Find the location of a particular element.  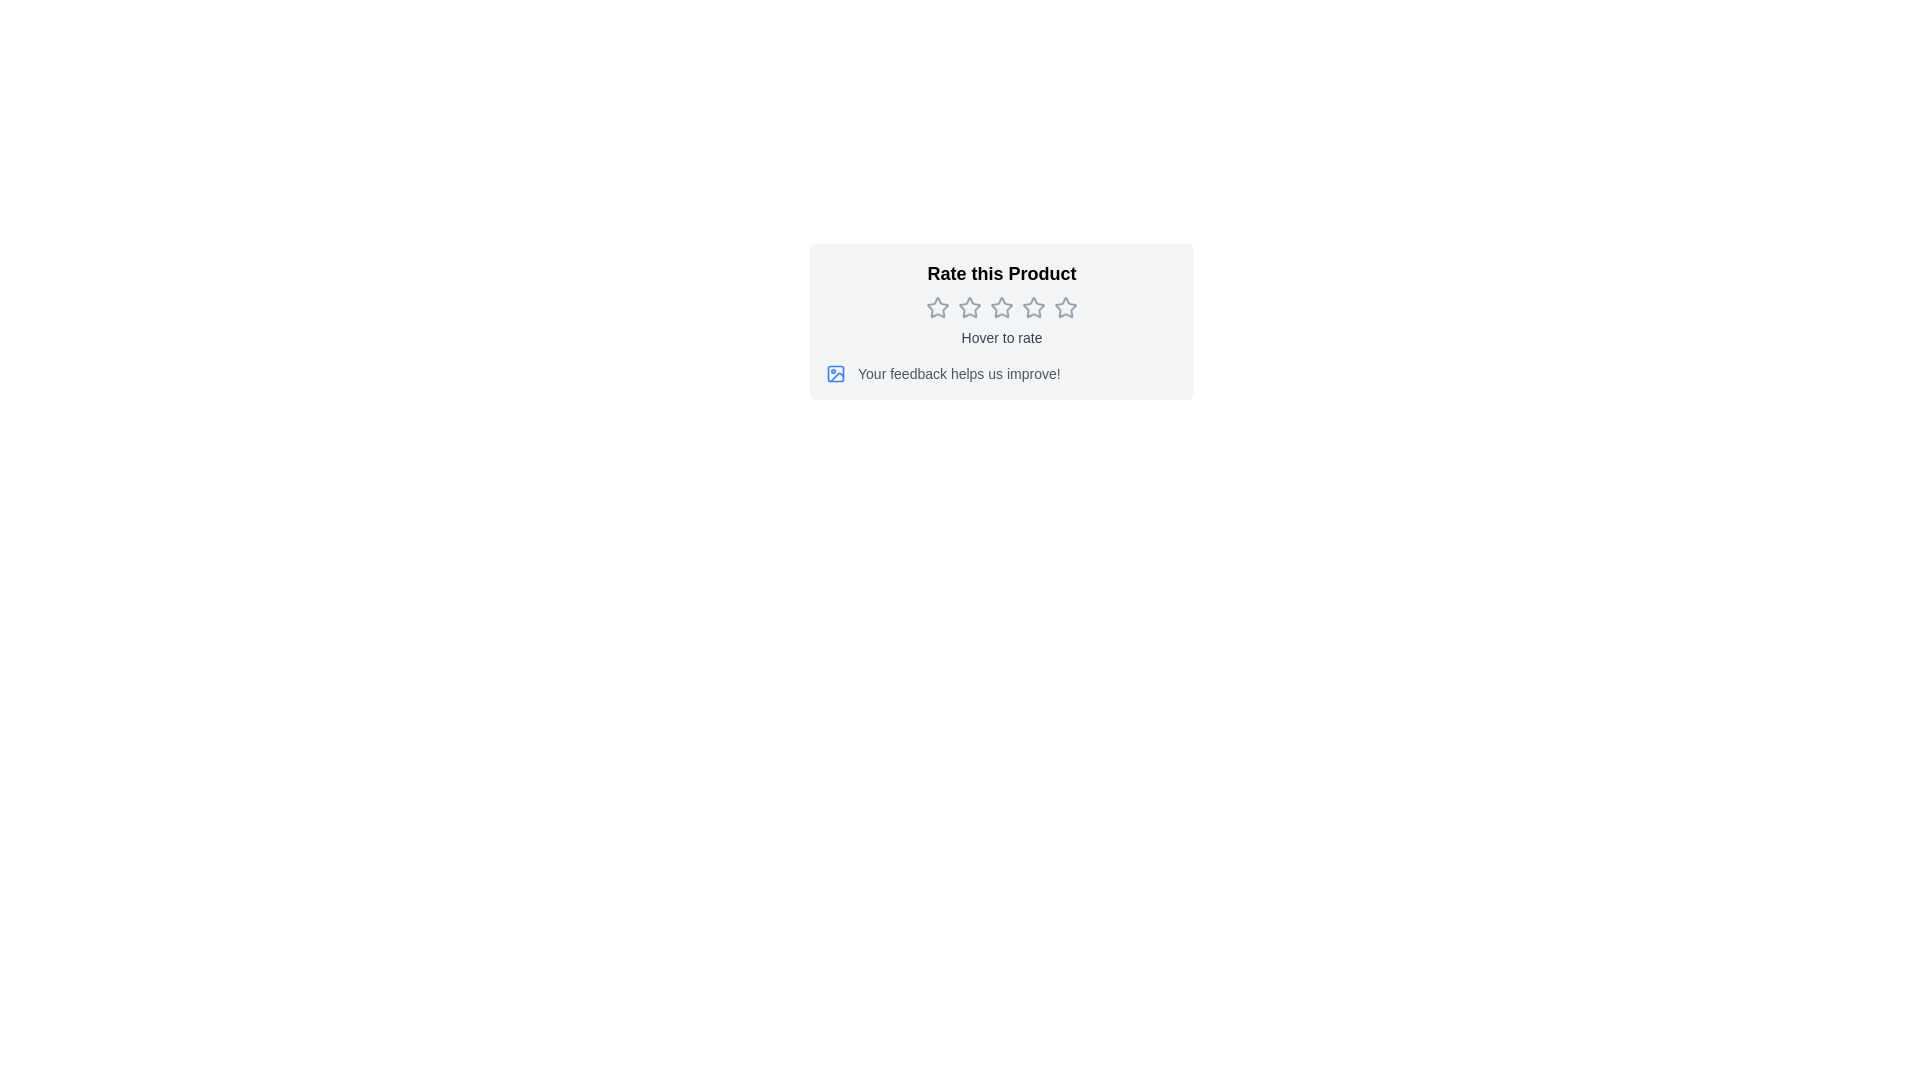

the first star icon in the star-based rating system to indicate the lowest level of satisfaction for the 'Rate this Product' card is located at coordinates (936, 308).